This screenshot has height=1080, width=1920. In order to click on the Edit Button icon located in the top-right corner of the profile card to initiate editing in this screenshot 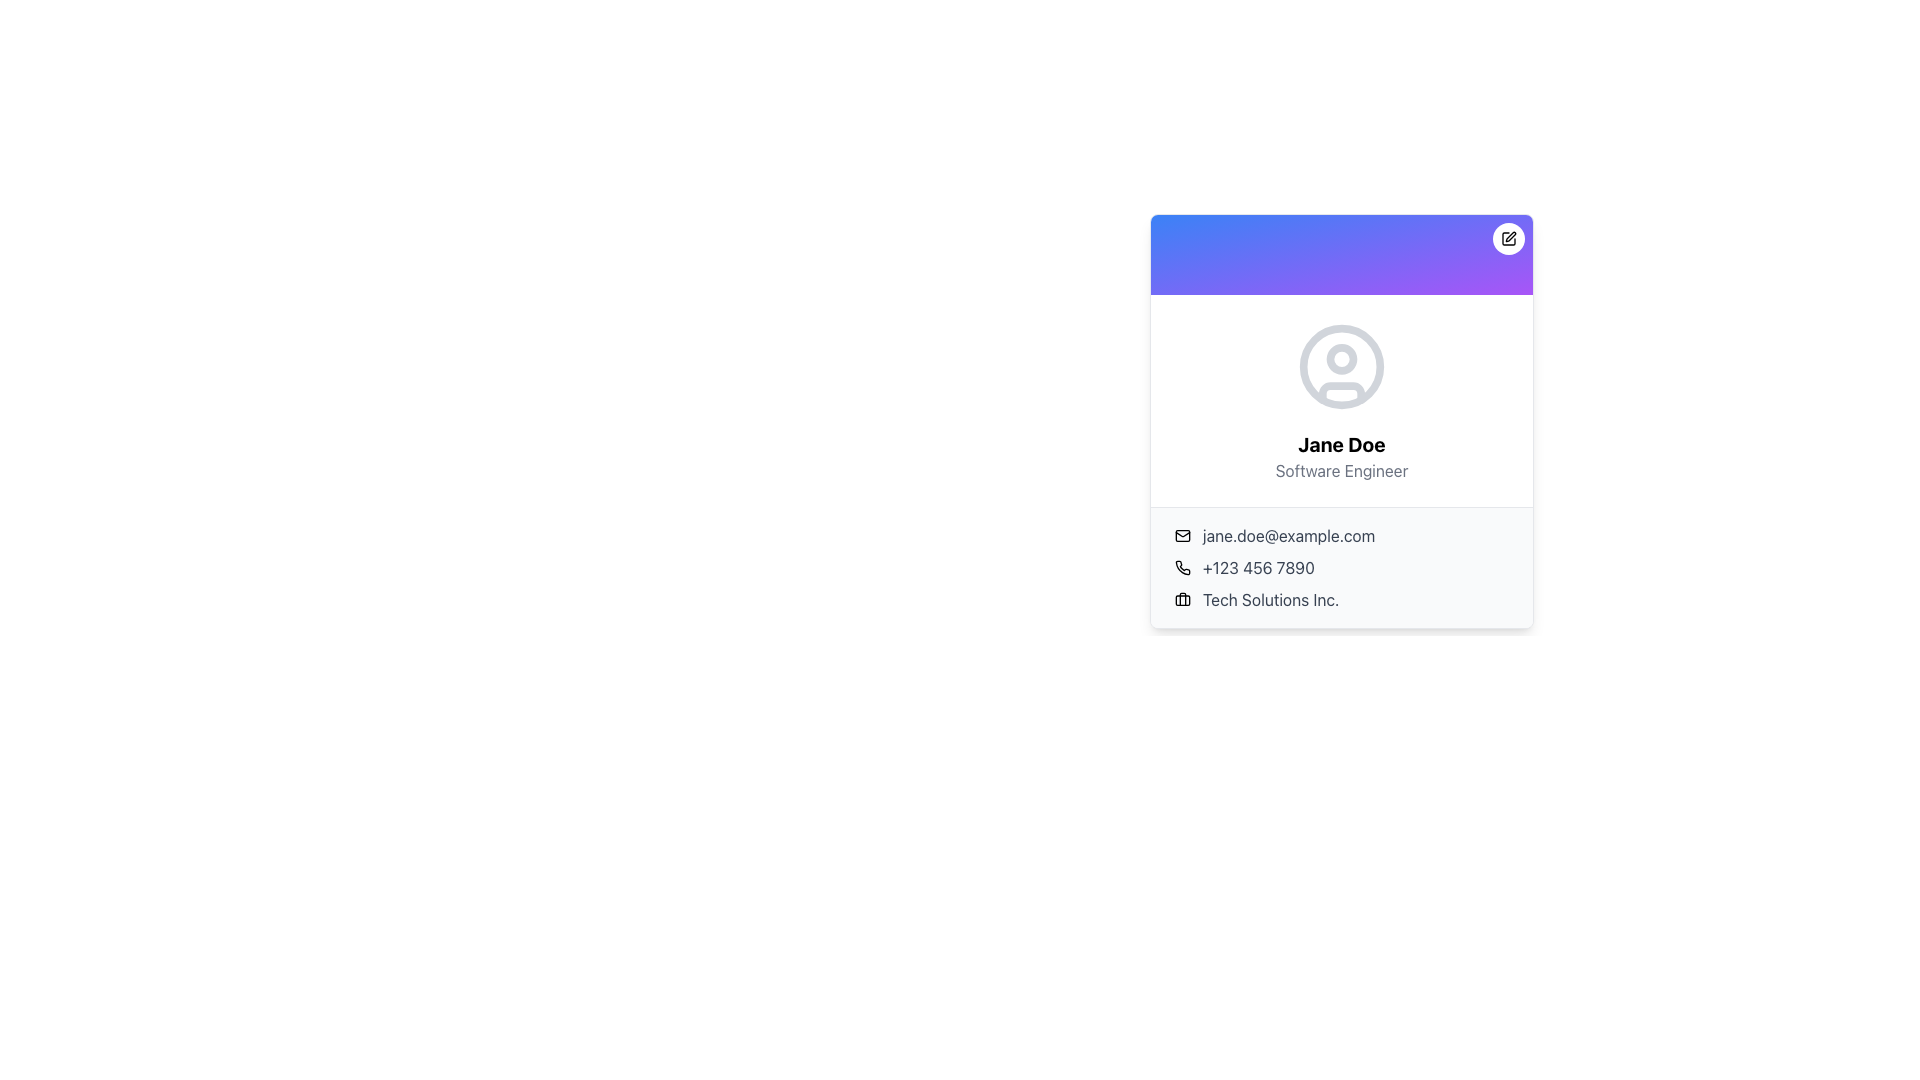, I will do `click(1508, 238)`.